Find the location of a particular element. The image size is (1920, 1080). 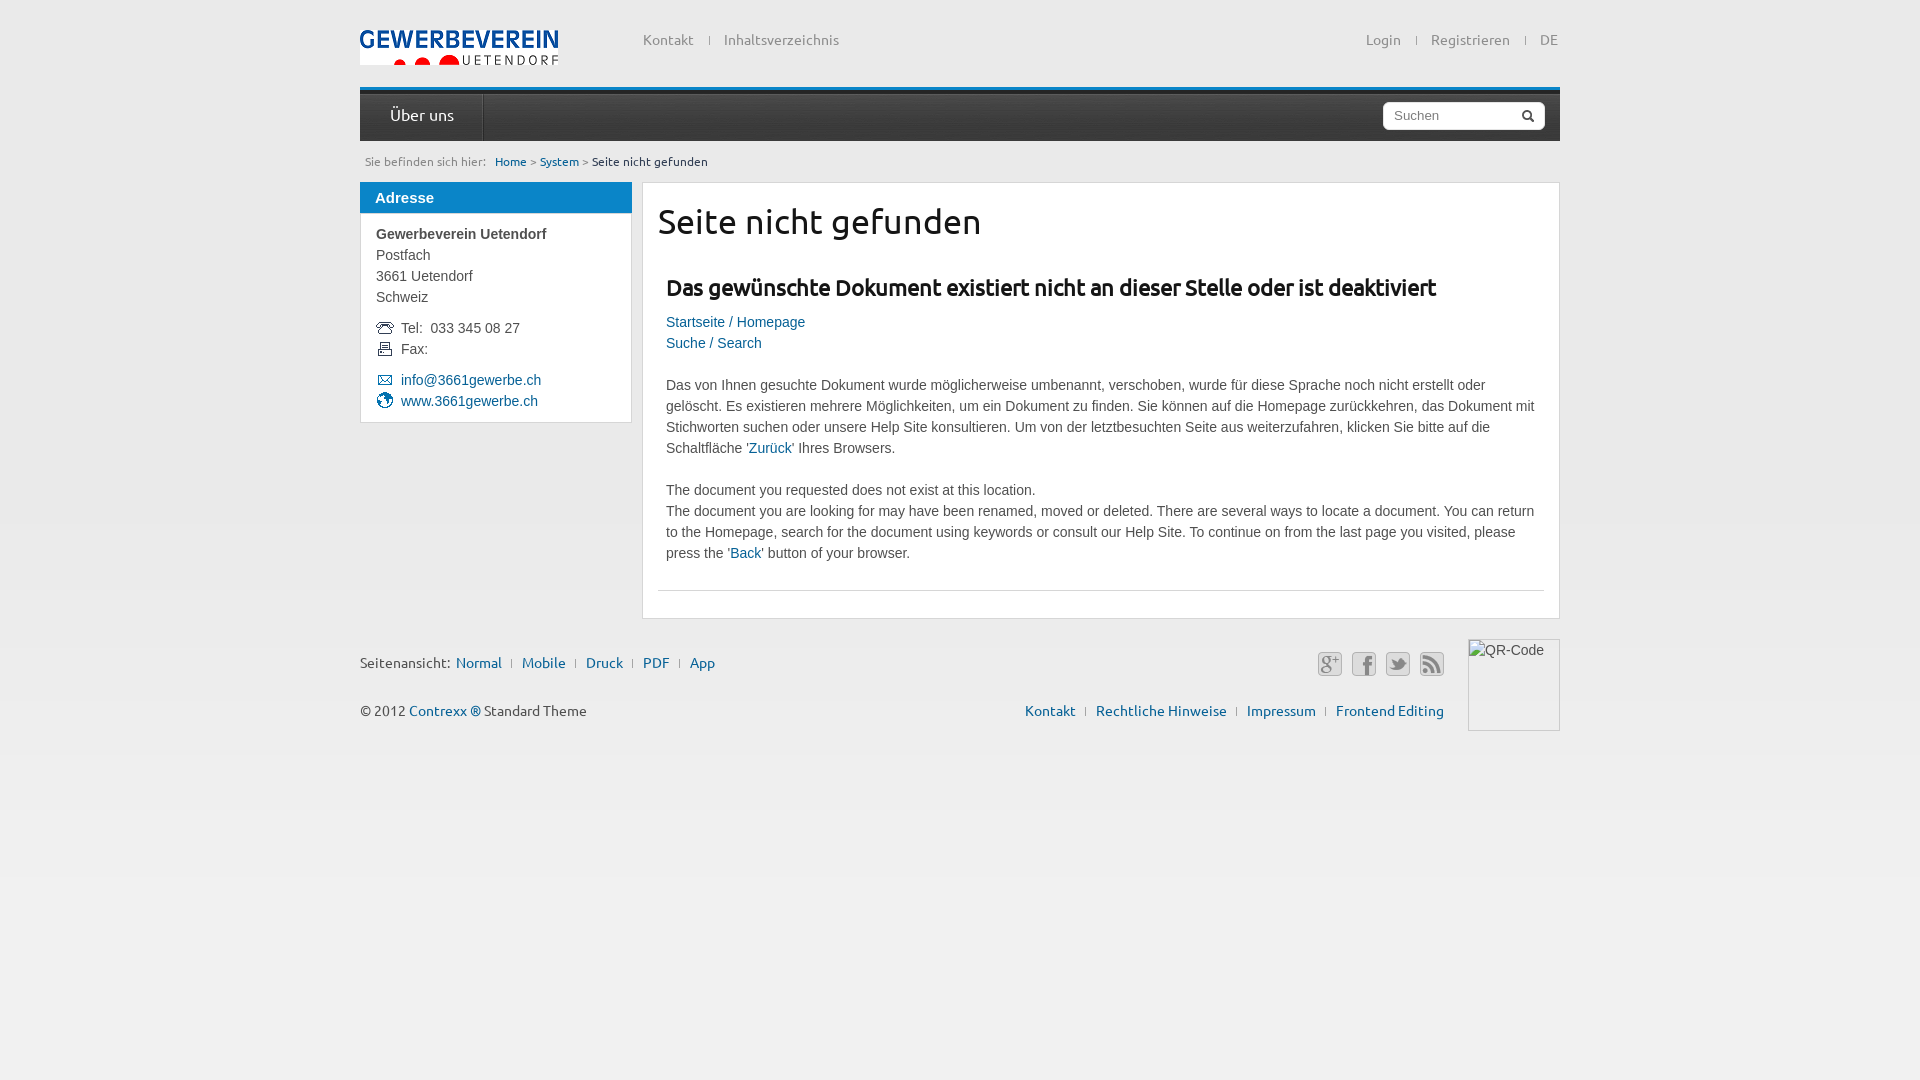

'info@3661gewerbe.ch' is located at coordinates (469, 380).